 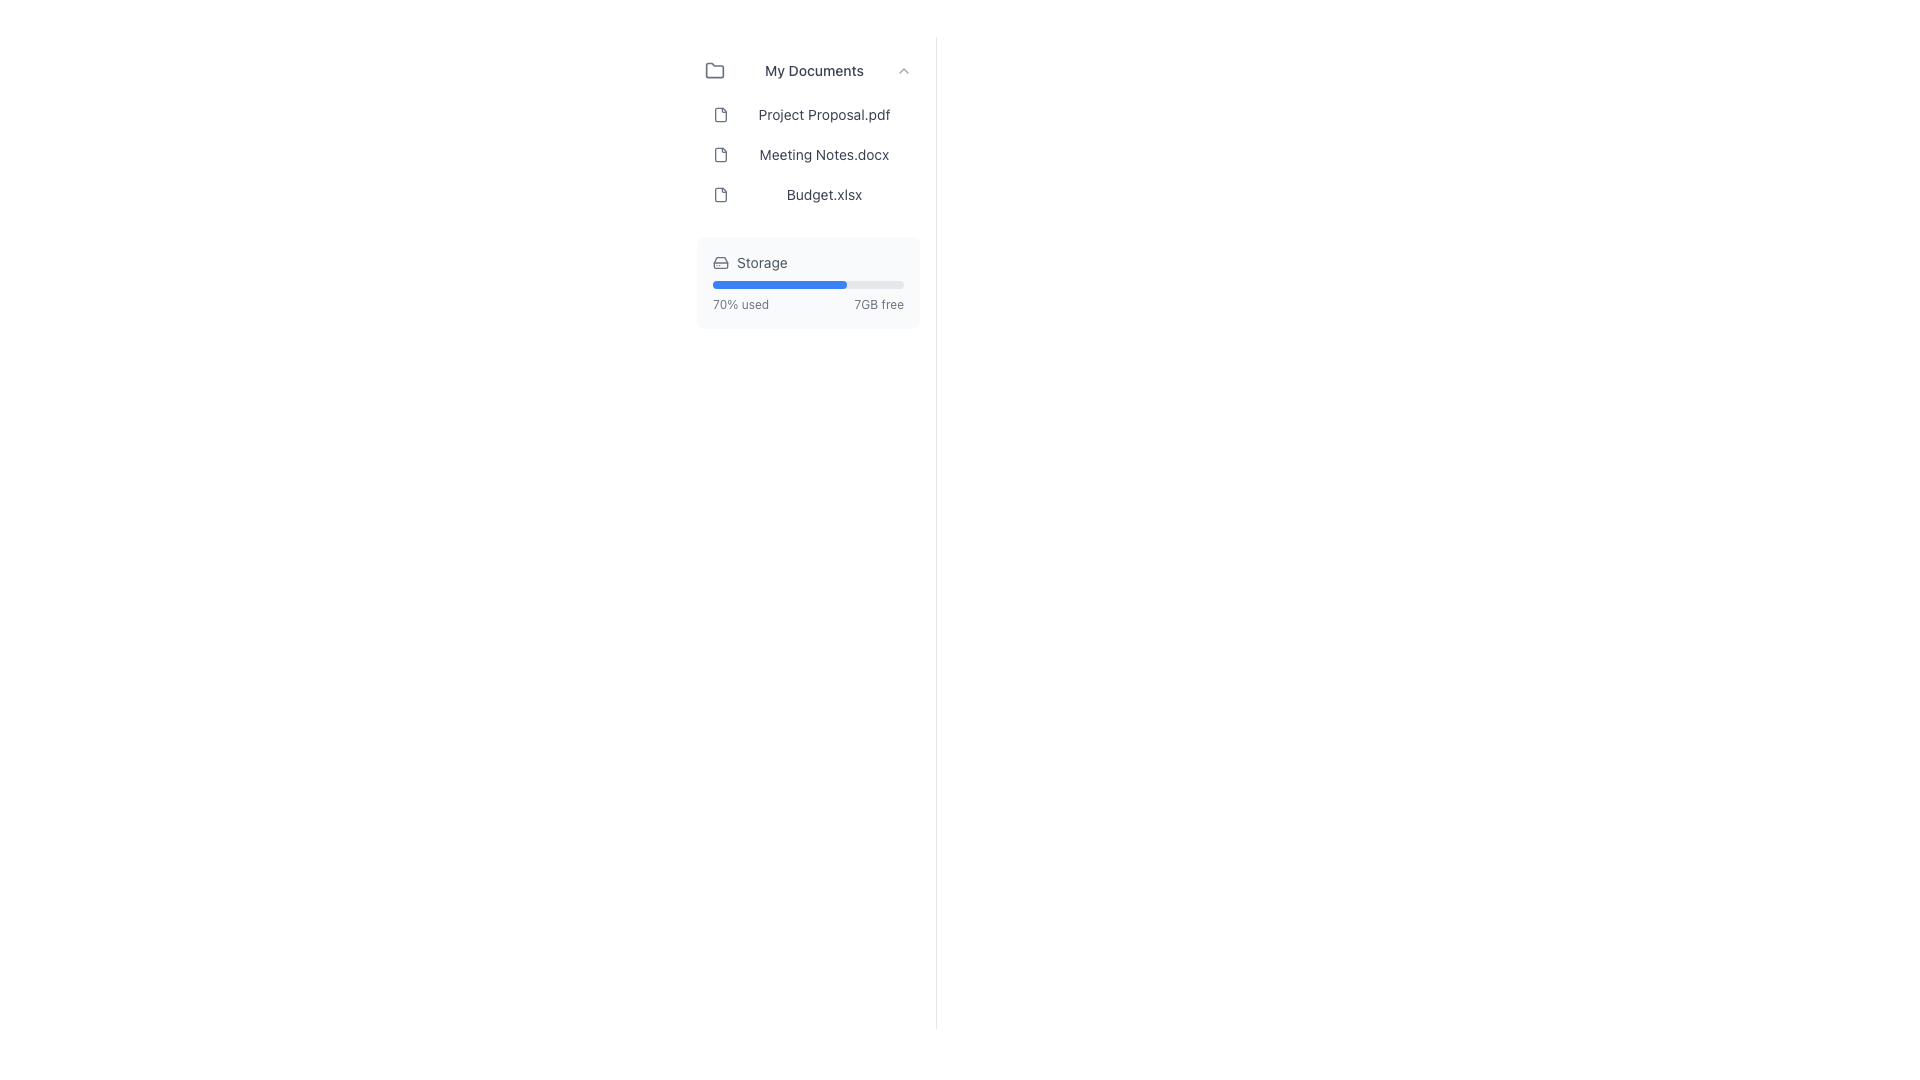 I want to click on the blue progress bar segment representing 70% completion in the 'Storage' section of the interface, so click(x=778, y=285).